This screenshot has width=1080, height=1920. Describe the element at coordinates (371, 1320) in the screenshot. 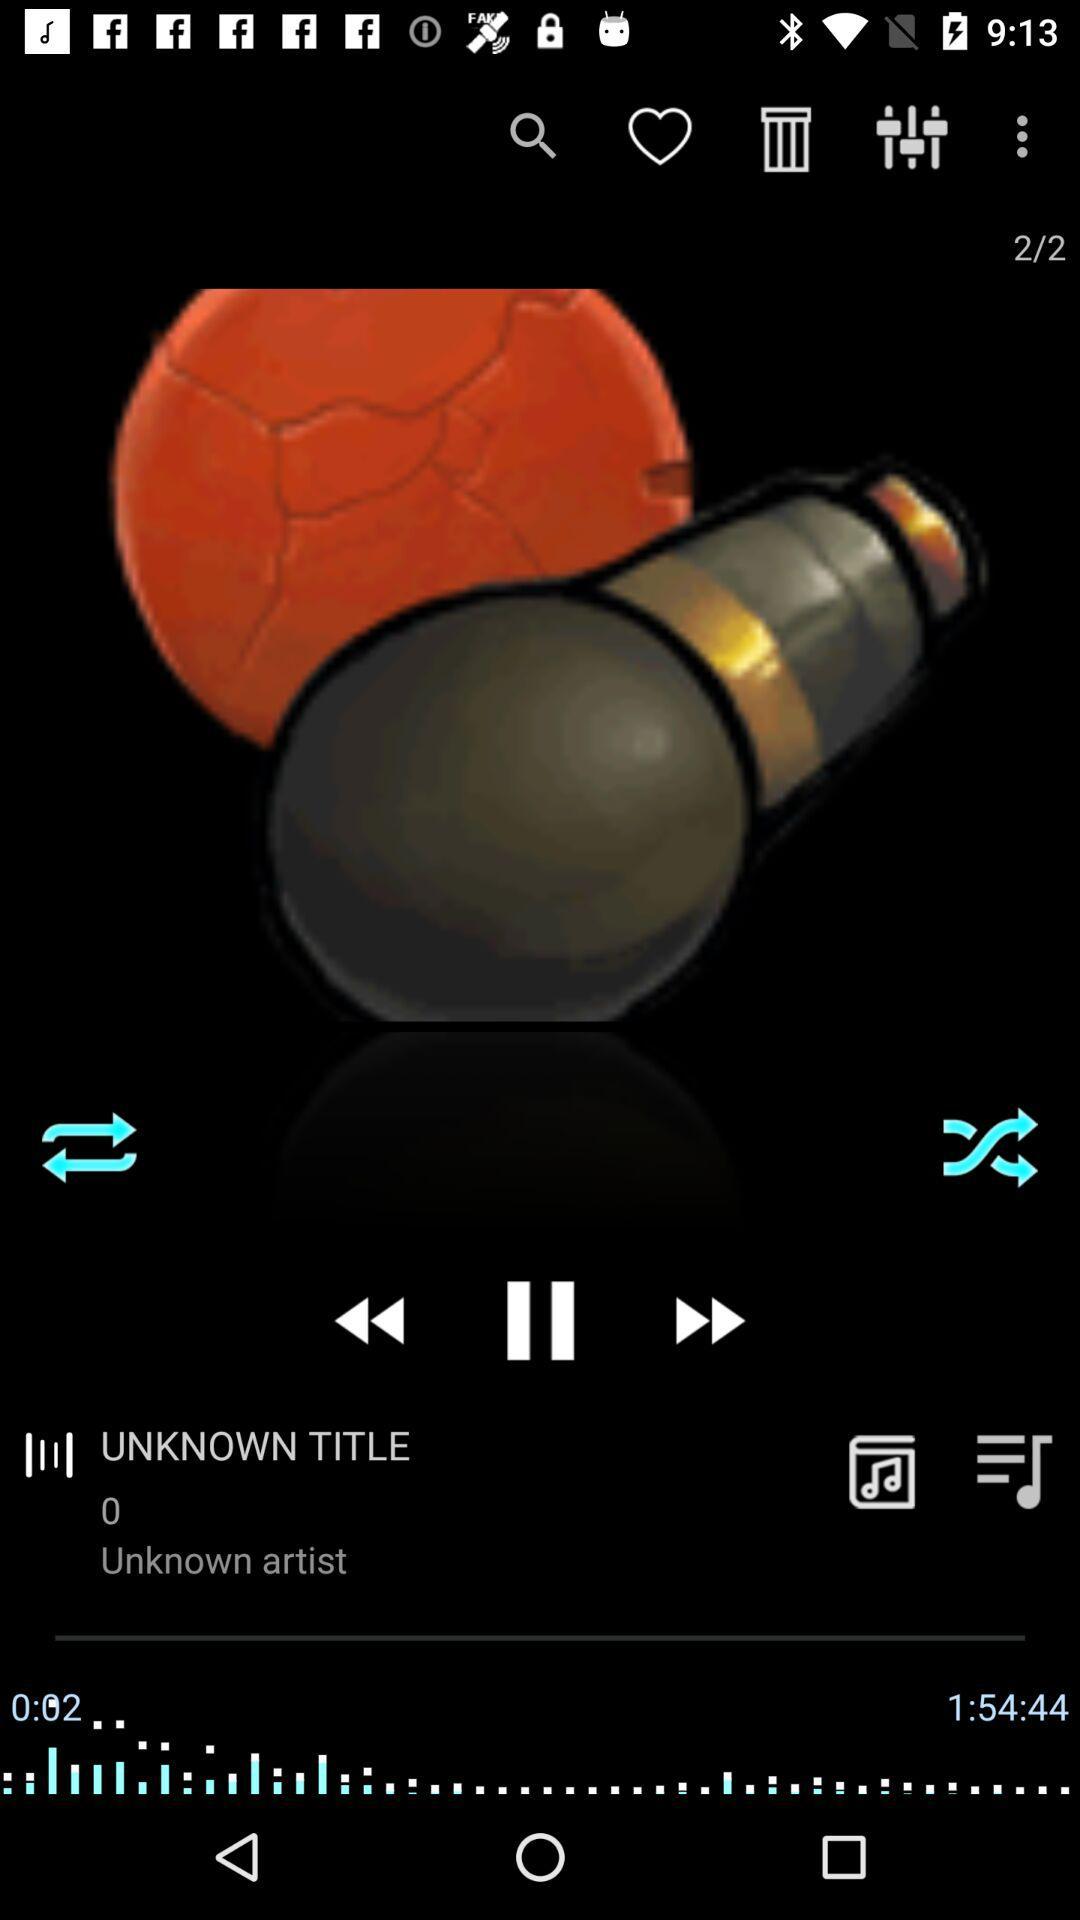

I see `rewind` at that location.